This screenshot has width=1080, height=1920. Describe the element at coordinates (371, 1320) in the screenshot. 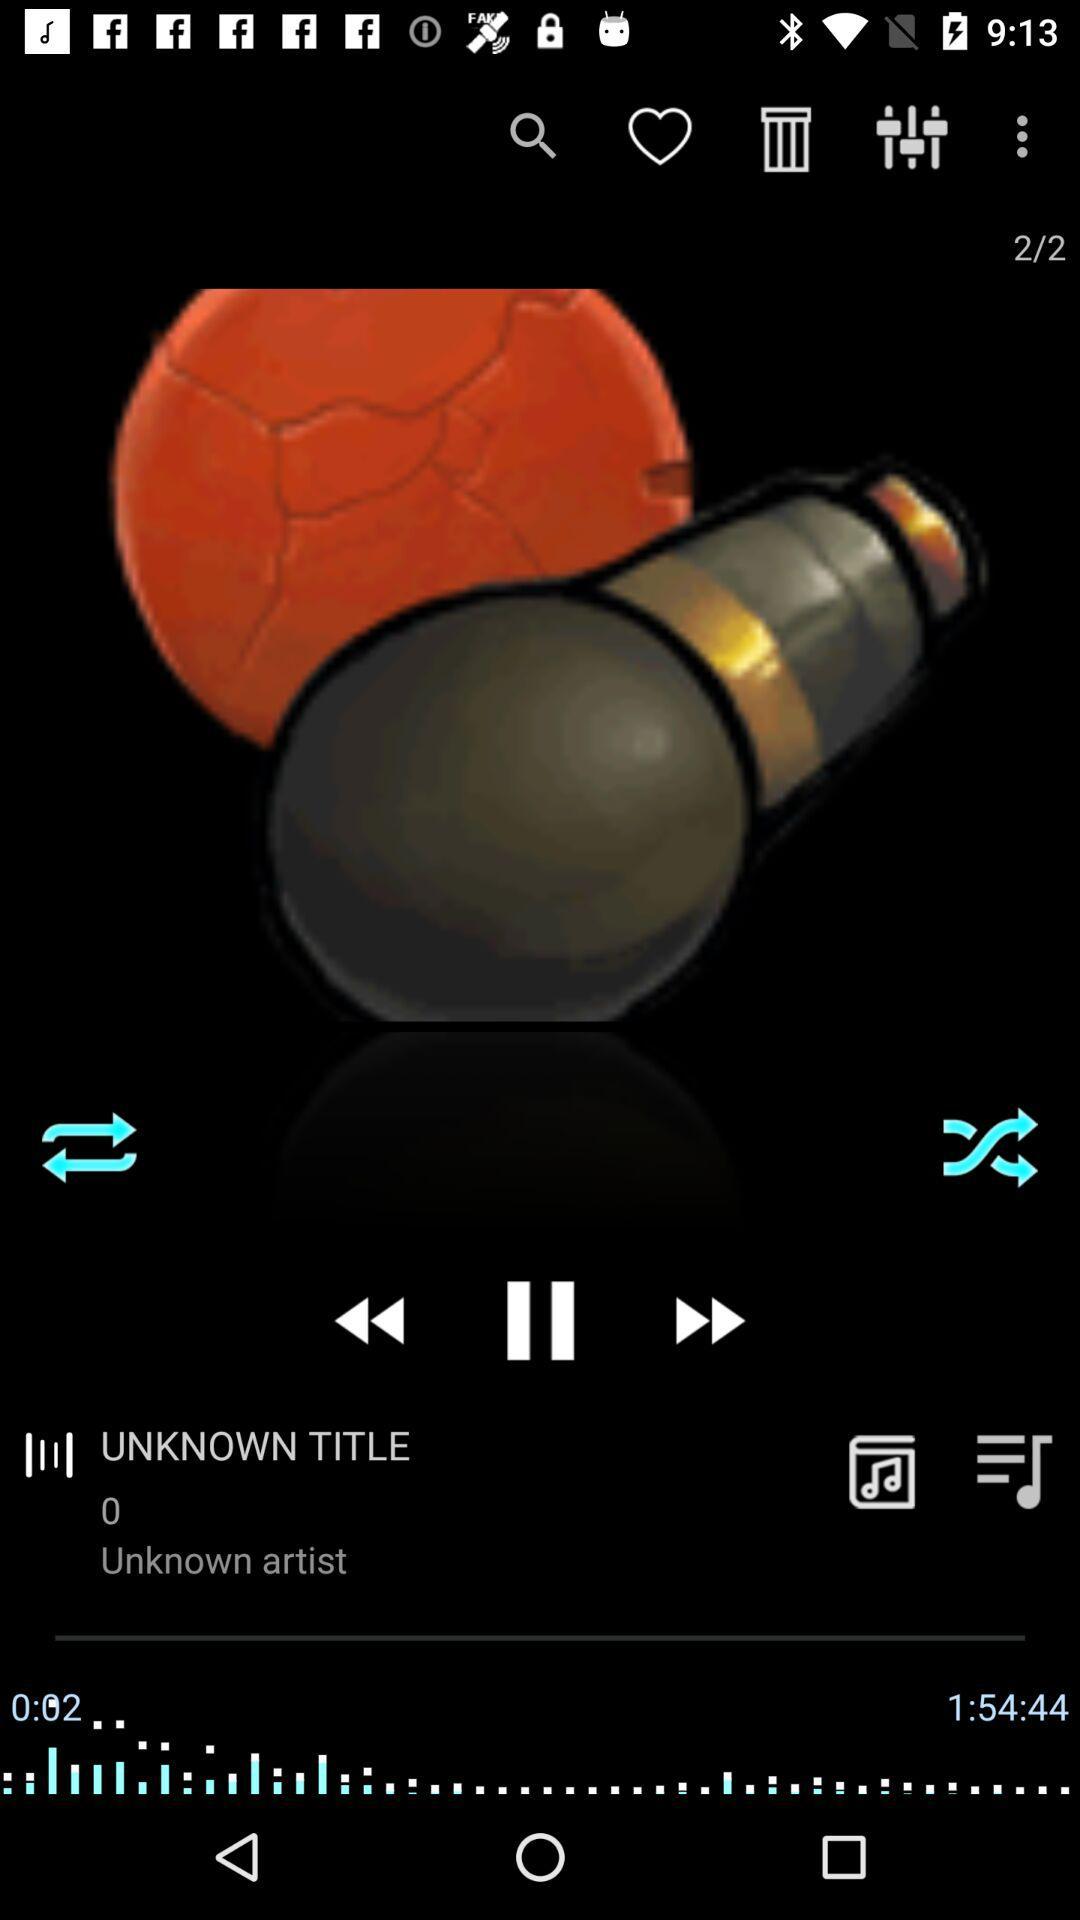

I see `rewind` at that location.